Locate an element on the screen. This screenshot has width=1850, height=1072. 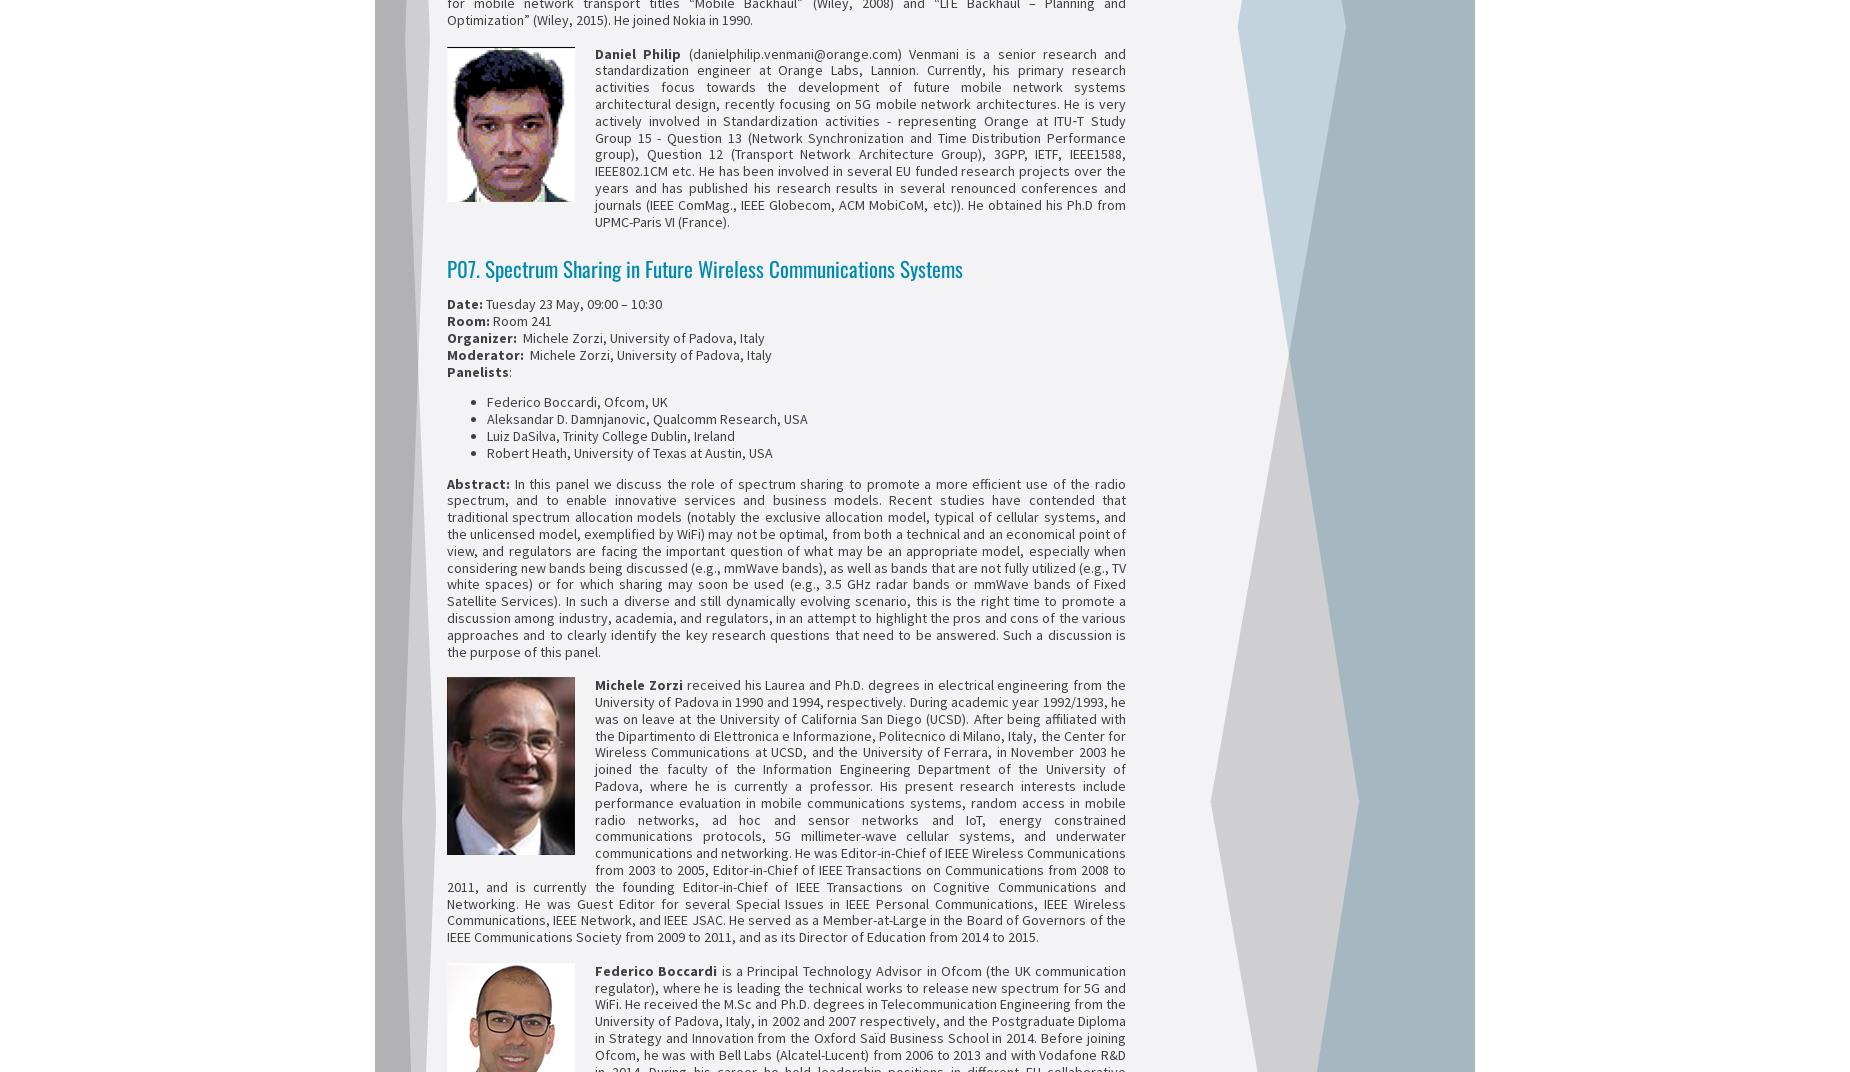
'Organizer:' is located at coordinates (481, 338).